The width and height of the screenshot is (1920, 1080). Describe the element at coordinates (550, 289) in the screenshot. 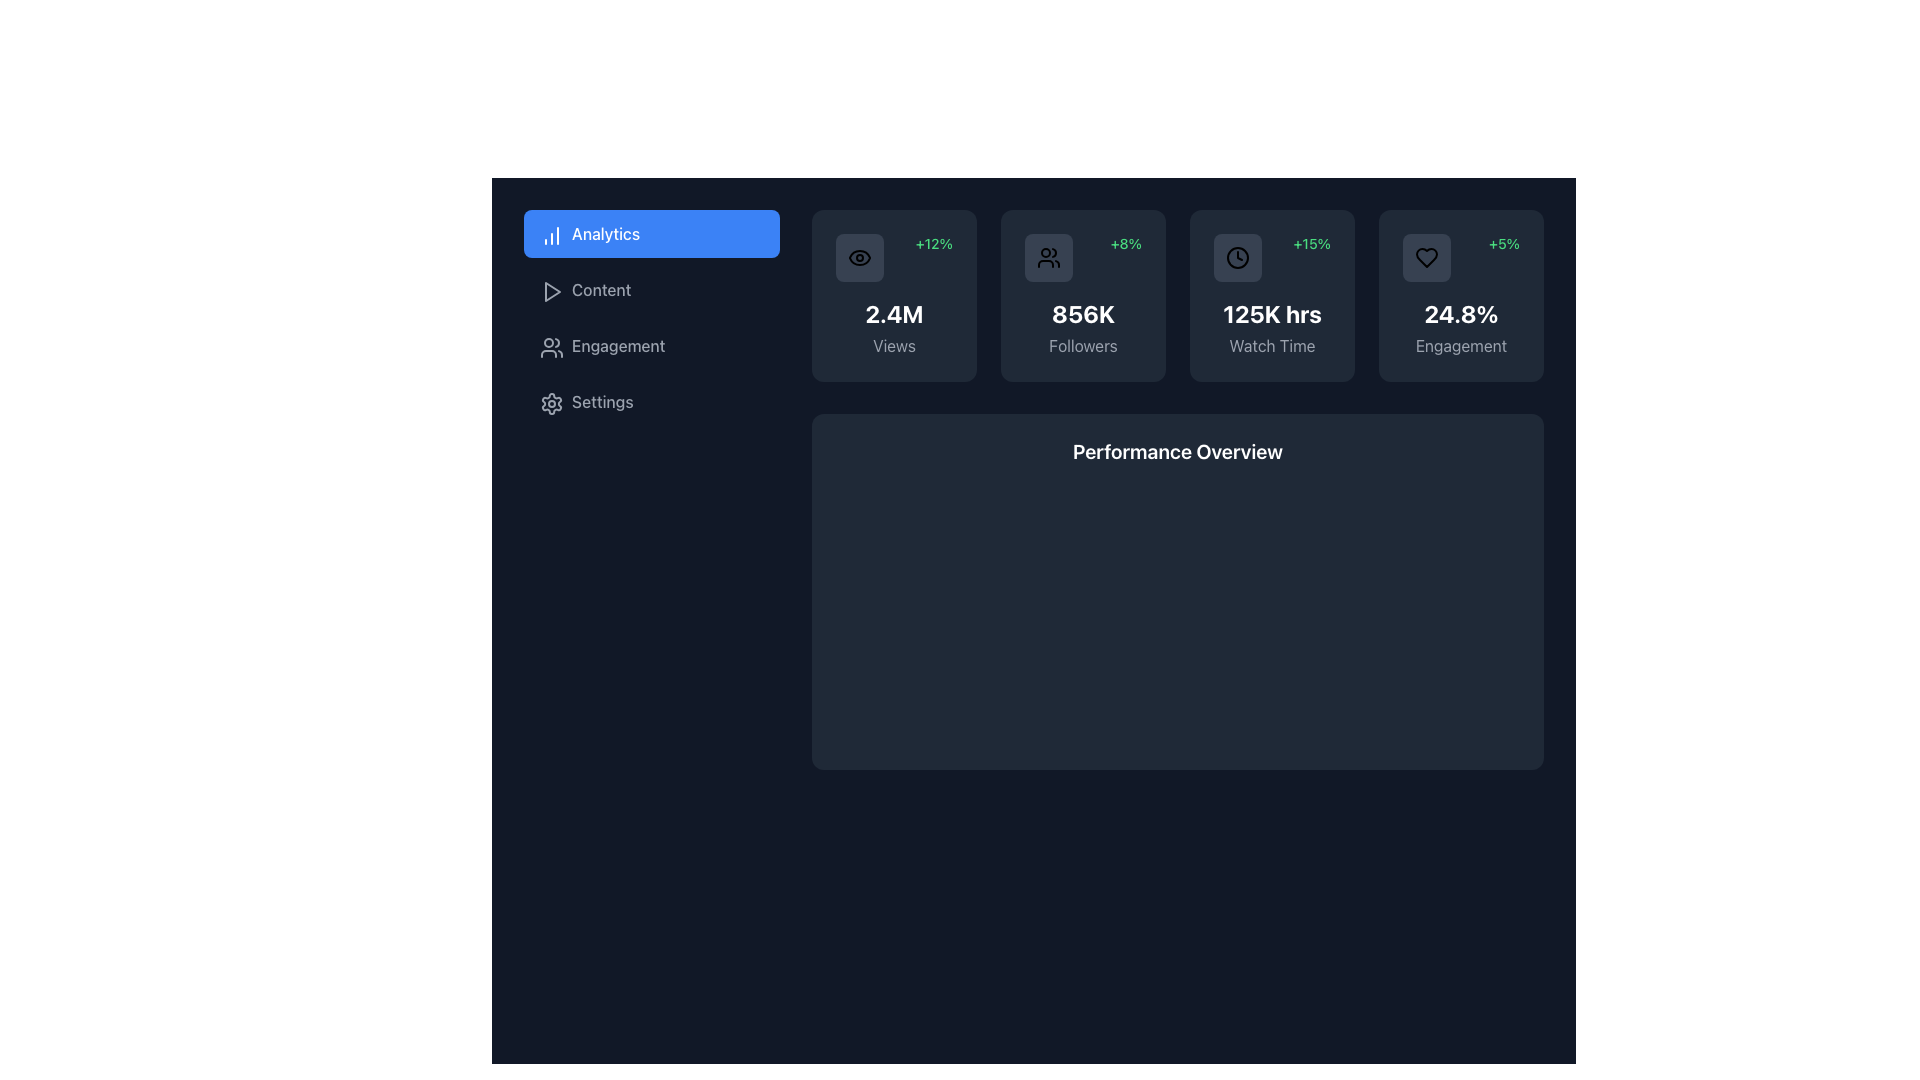

I see `the play icon shaped as a triangle within a circular boundary located beside the 'Content' label in the left sidebar navigation menu` at that location.